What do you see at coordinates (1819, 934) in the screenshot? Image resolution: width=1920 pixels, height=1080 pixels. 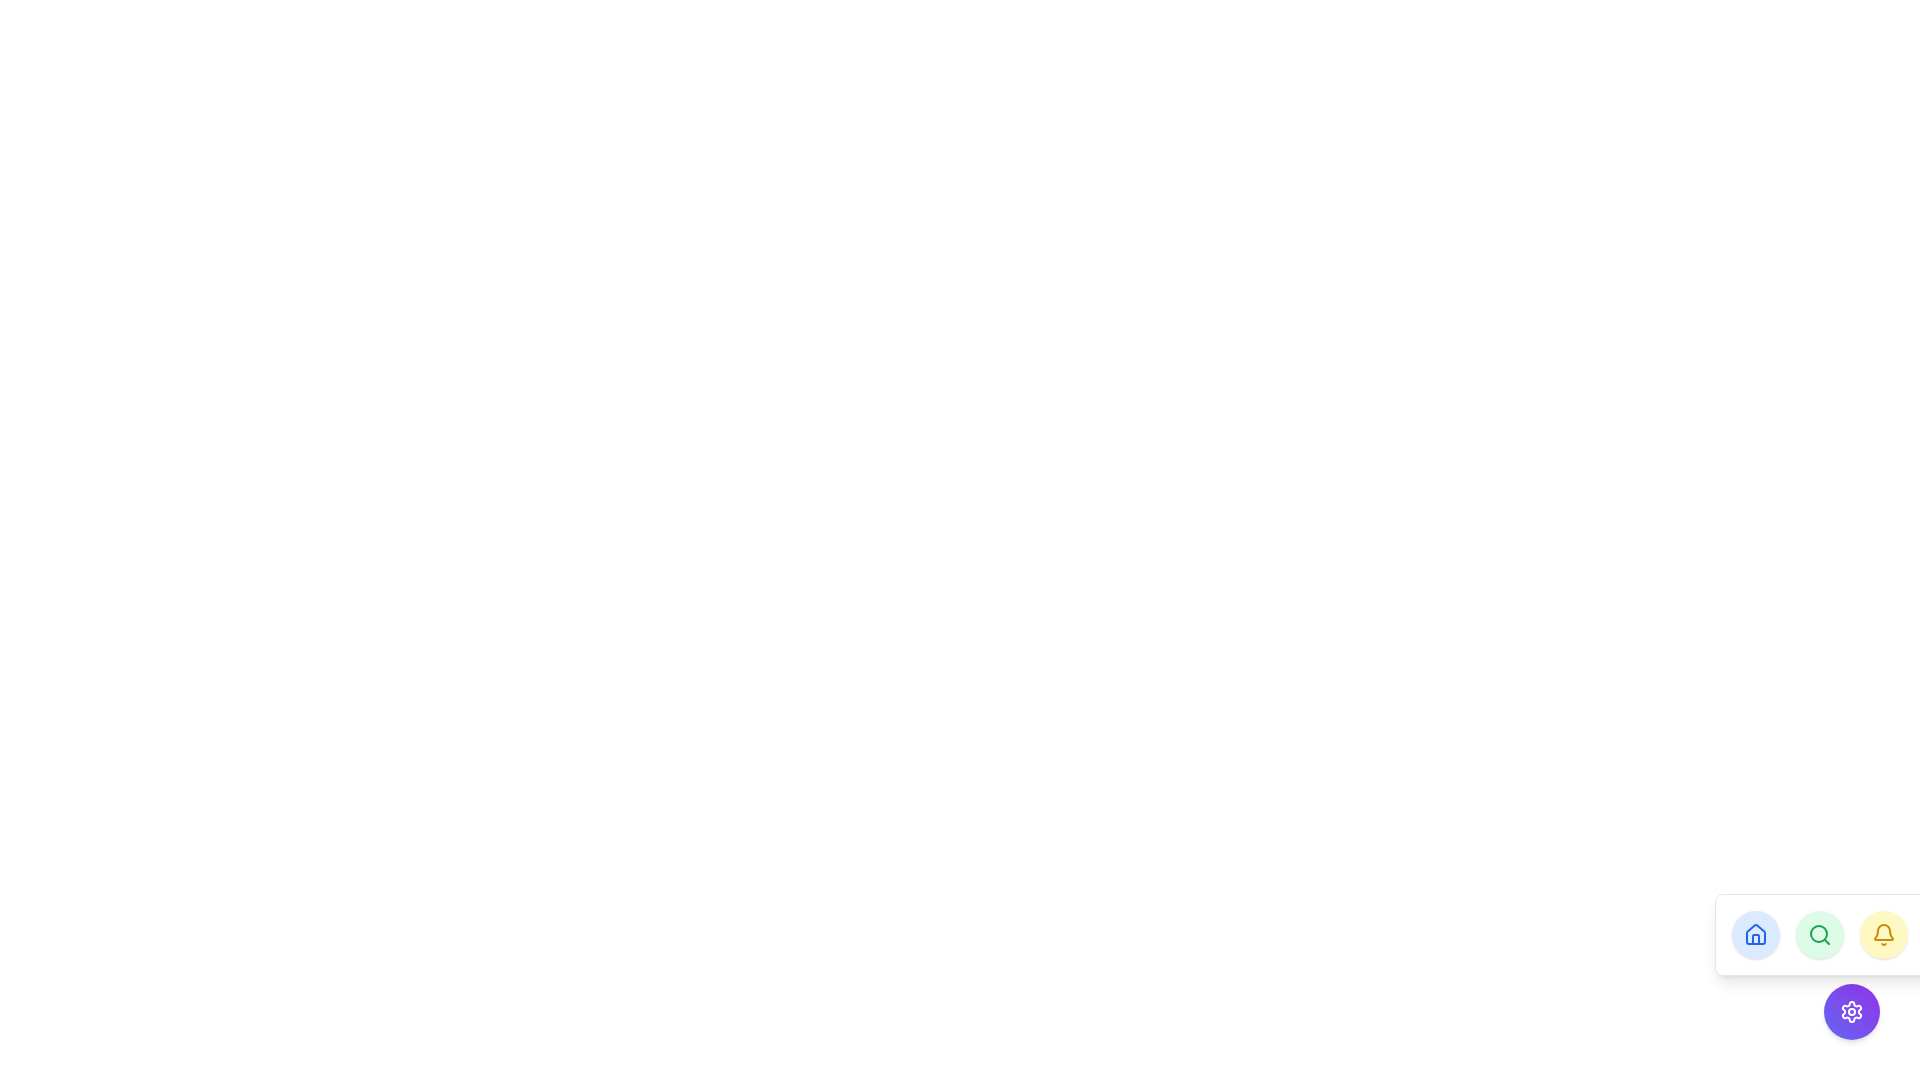 I see `the second circular icon button located at the bottom-right corner of the interface` at bounding box center [1819, 934].